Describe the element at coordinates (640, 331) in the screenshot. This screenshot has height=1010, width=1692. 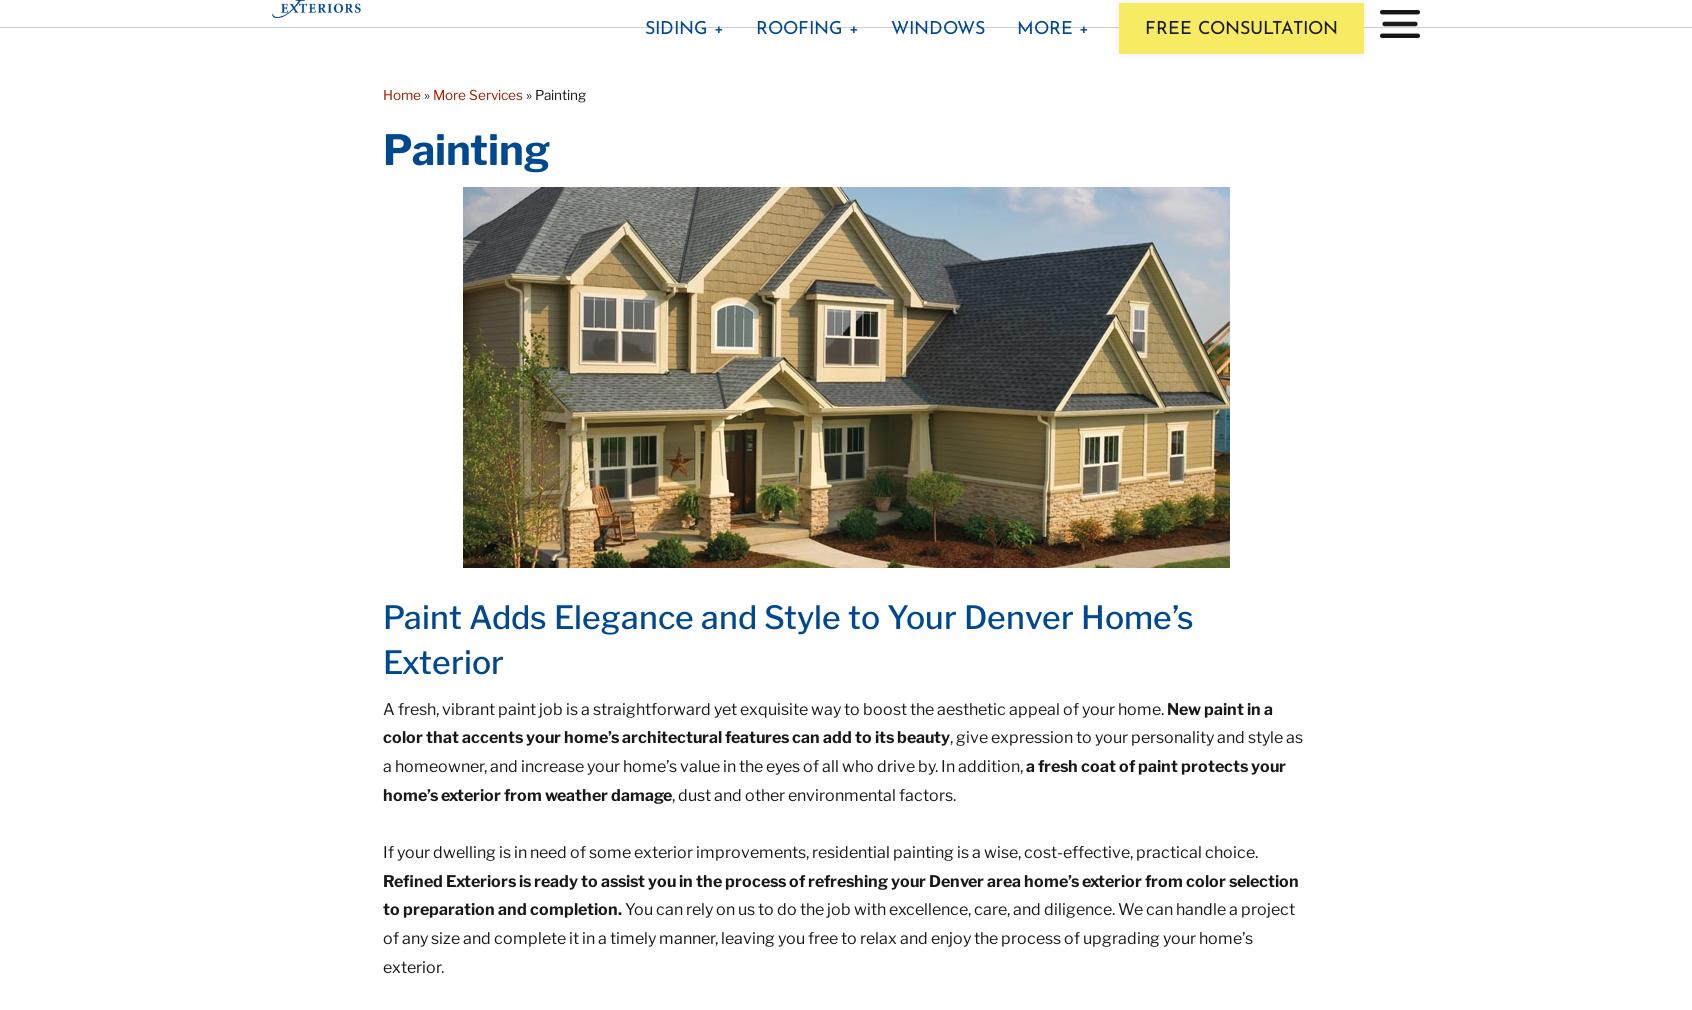
I see `'LP SmartSide'` at that location.